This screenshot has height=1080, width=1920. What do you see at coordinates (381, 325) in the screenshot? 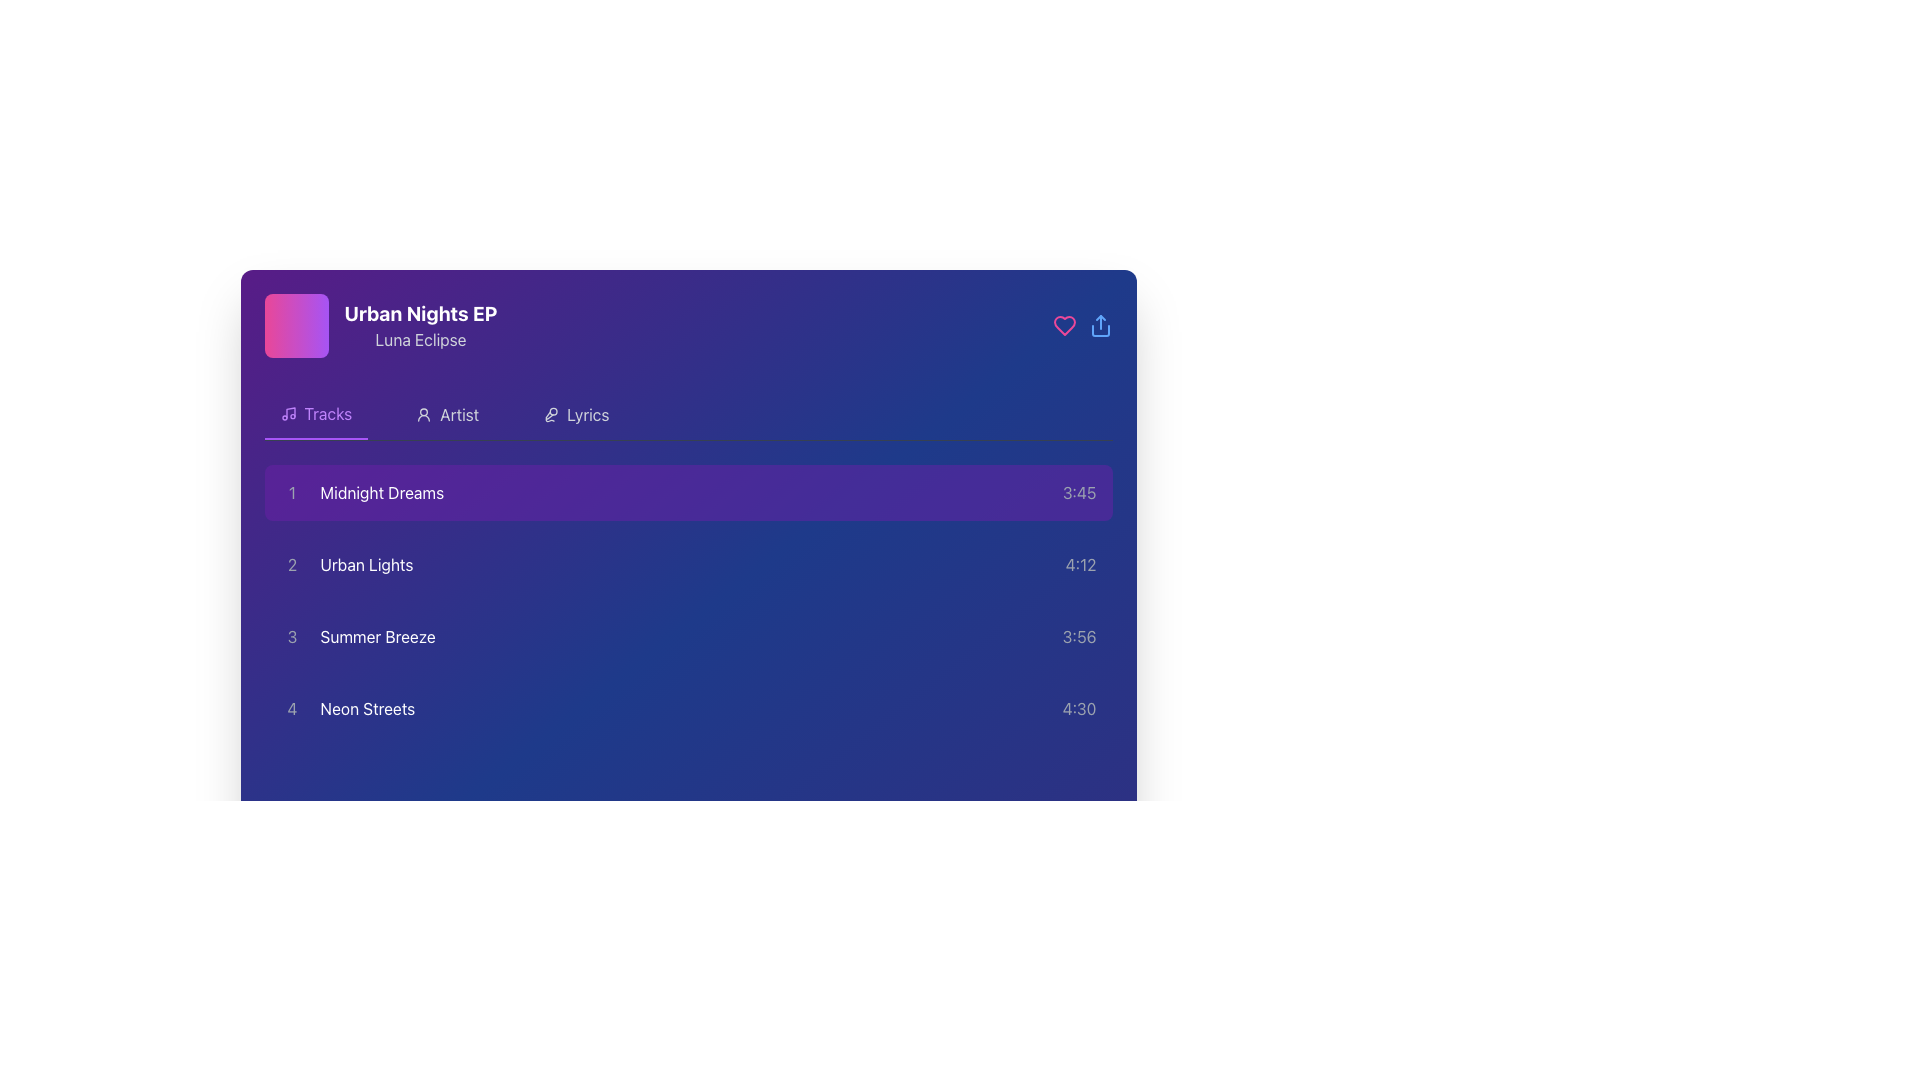
I see `album title and subtitle information displayed in the information block located in the top-left area of the interface, next to navigation links and interactive icons` at bounding box center [381, 325].